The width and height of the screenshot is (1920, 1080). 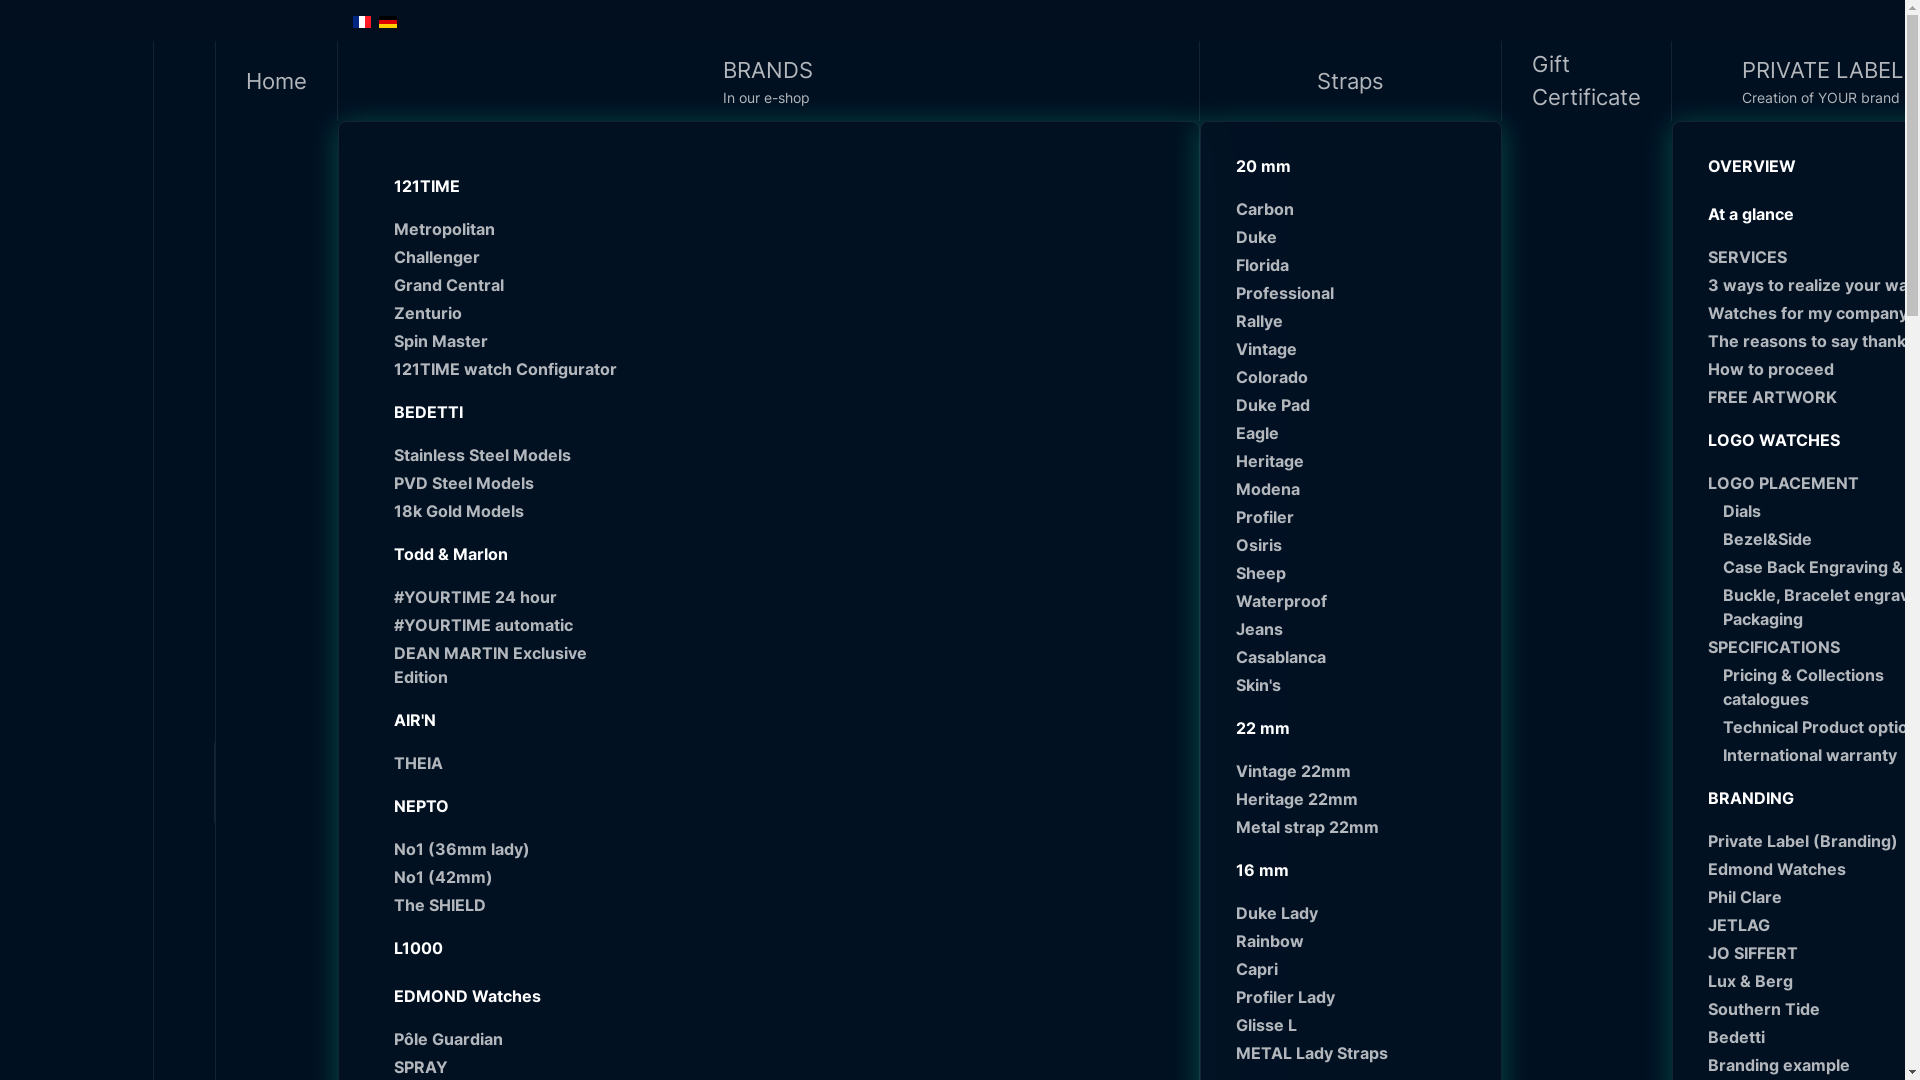 I want to click on 'Profiler Lady', so click(x=1235, y=996).